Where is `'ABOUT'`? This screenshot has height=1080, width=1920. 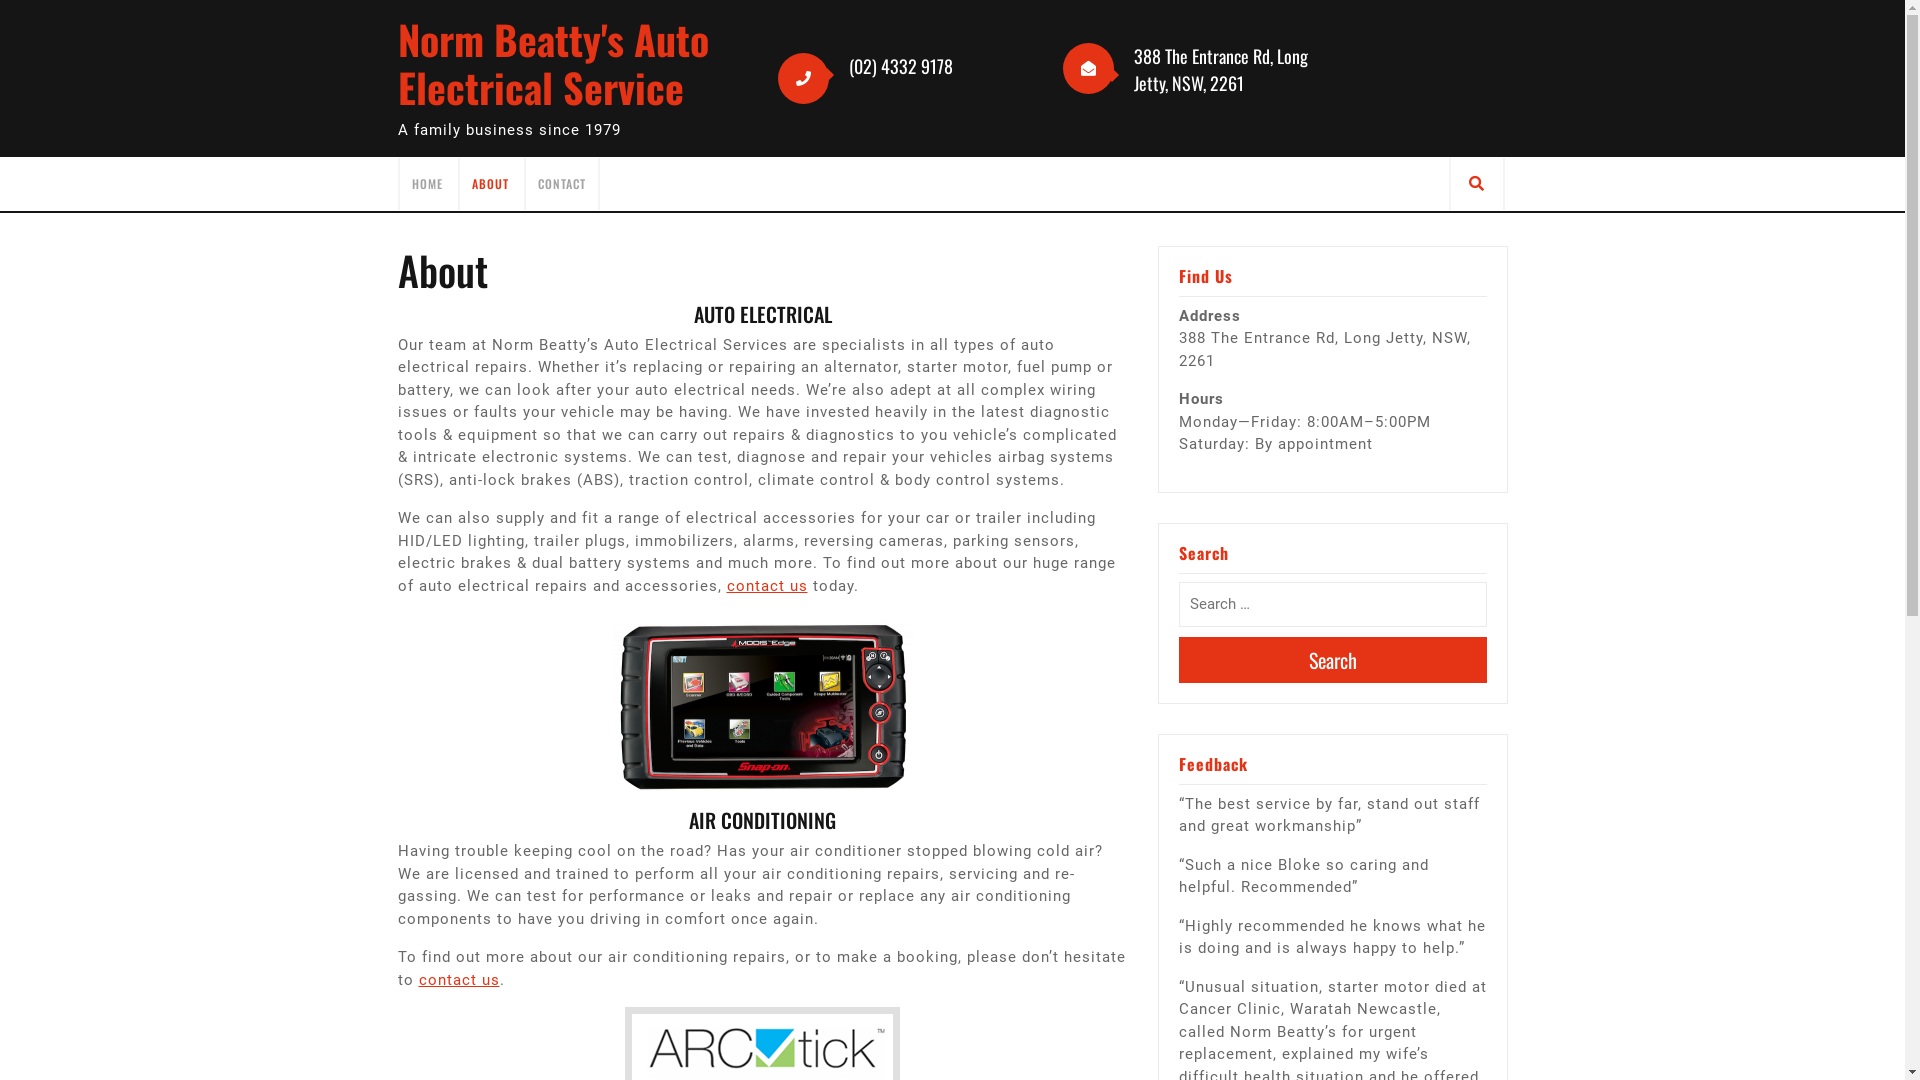 'ABOUT' is located at coordinates (470, 182).